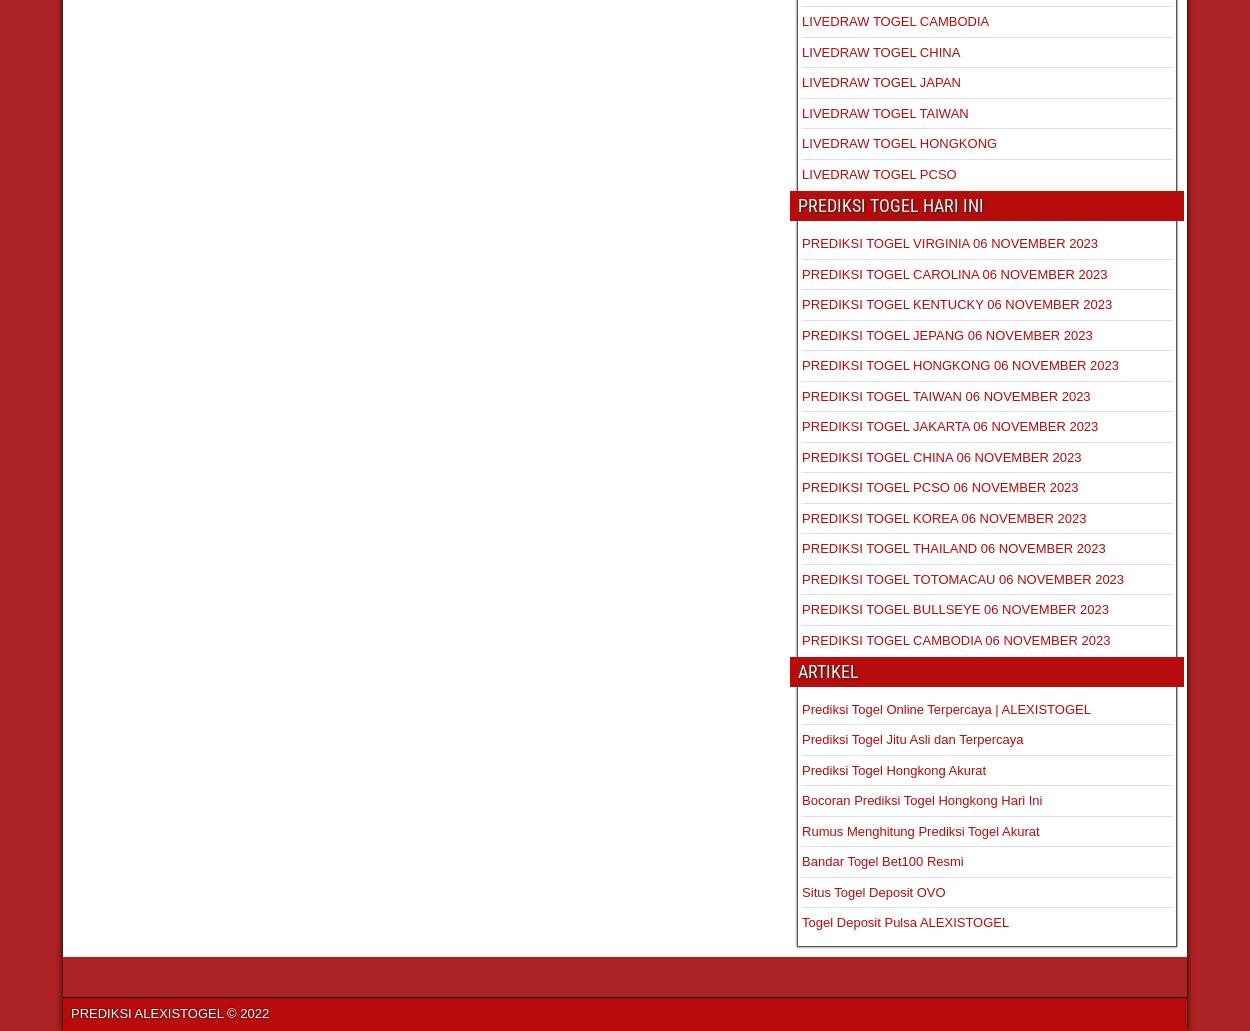 This screenshot has width=1250, height=1031. Describe the element at coordinates (801, 111) in the screenshot. I see `'LIVEDRAW TOGEL TAIWAN'` at that location.